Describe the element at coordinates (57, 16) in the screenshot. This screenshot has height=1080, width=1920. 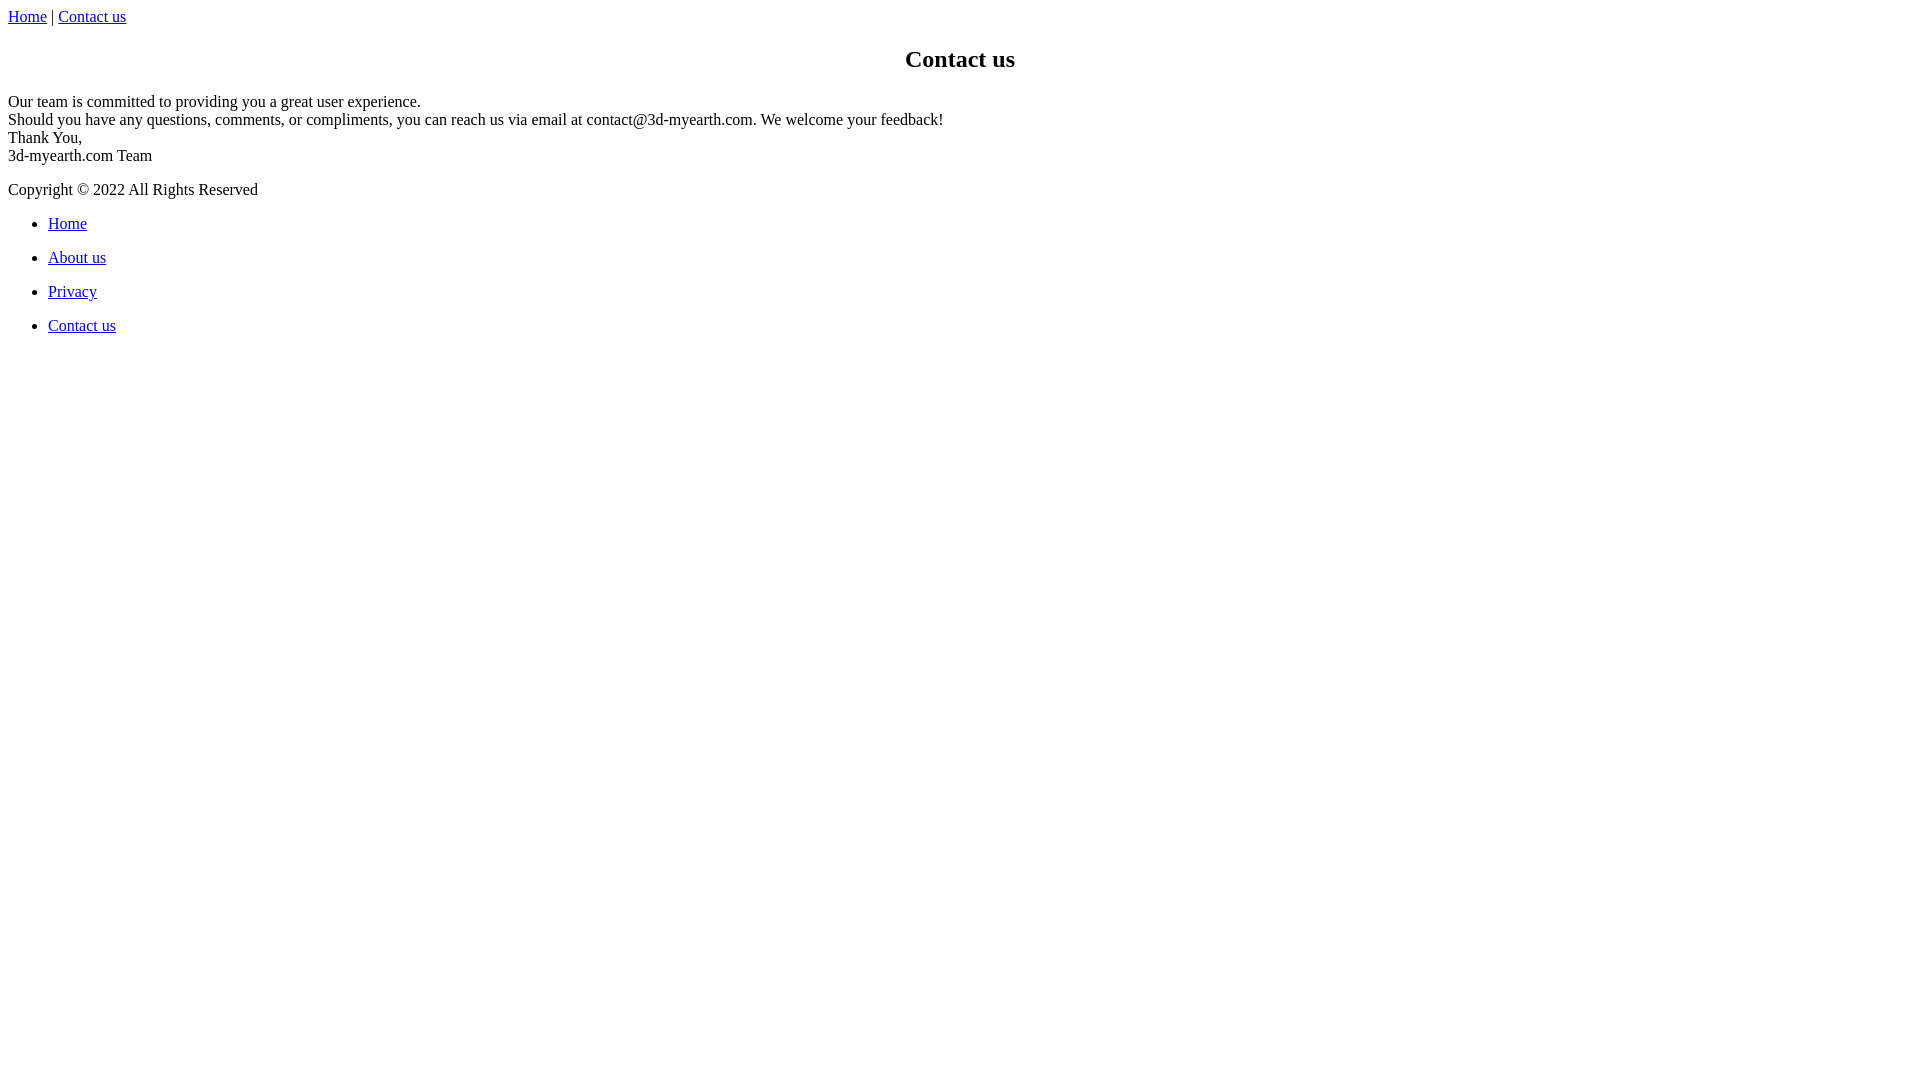
I see `'Contact us'` at that location.